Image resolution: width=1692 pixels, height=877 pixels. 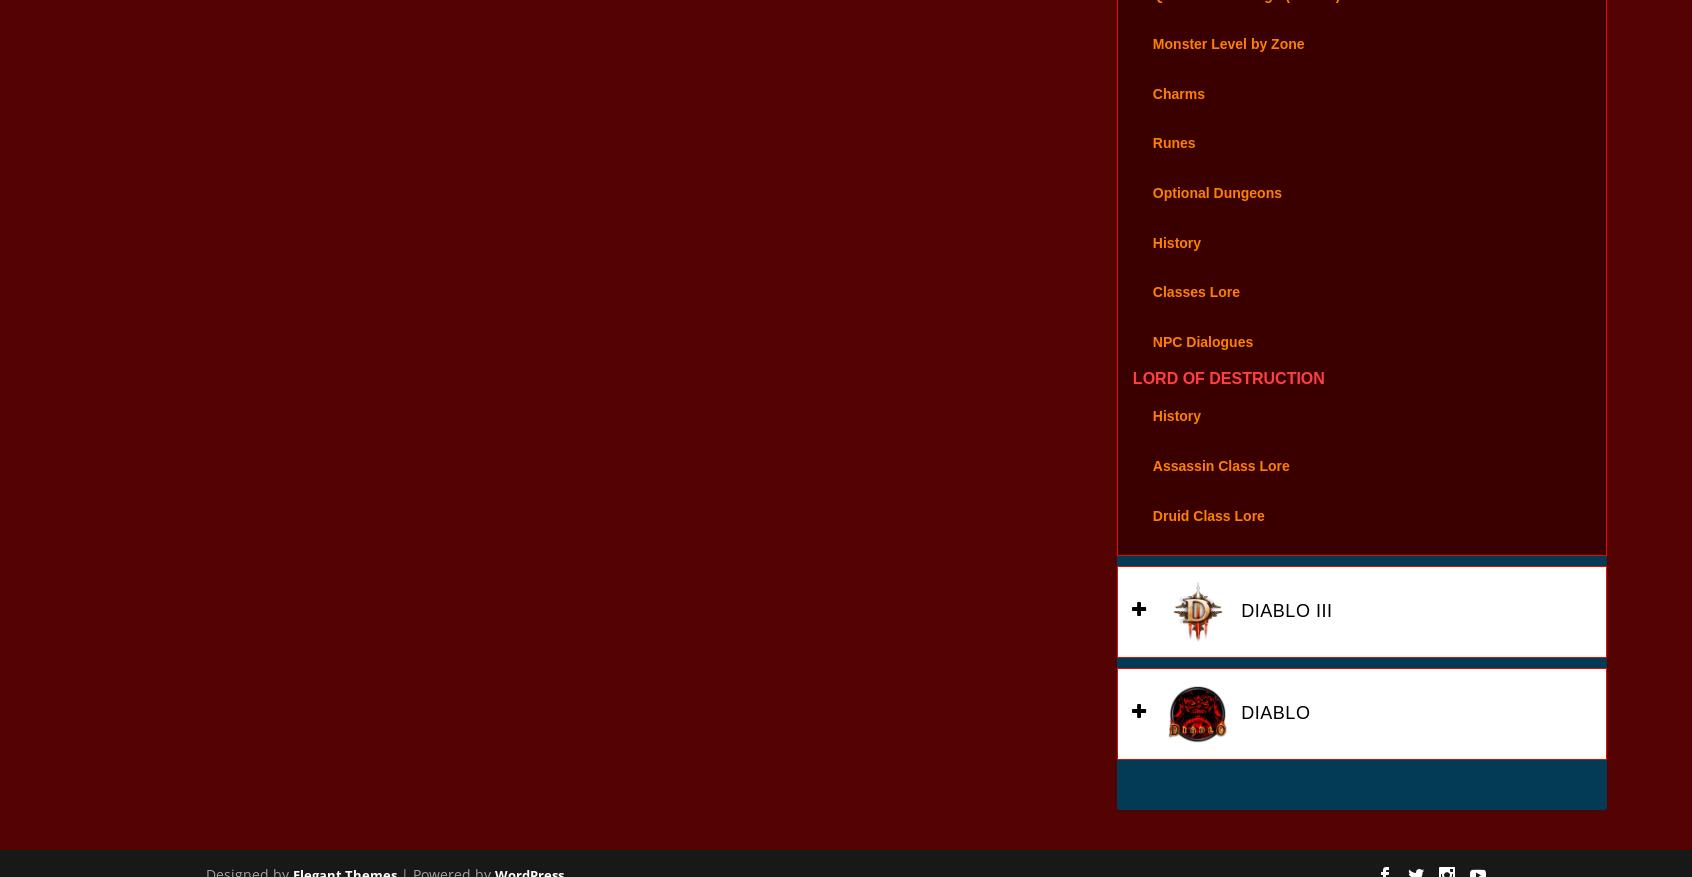 What do you see at coordinates (1271, 740) in the screenshot?
I see `'Diablo'` at bounding box center [1271, 740].